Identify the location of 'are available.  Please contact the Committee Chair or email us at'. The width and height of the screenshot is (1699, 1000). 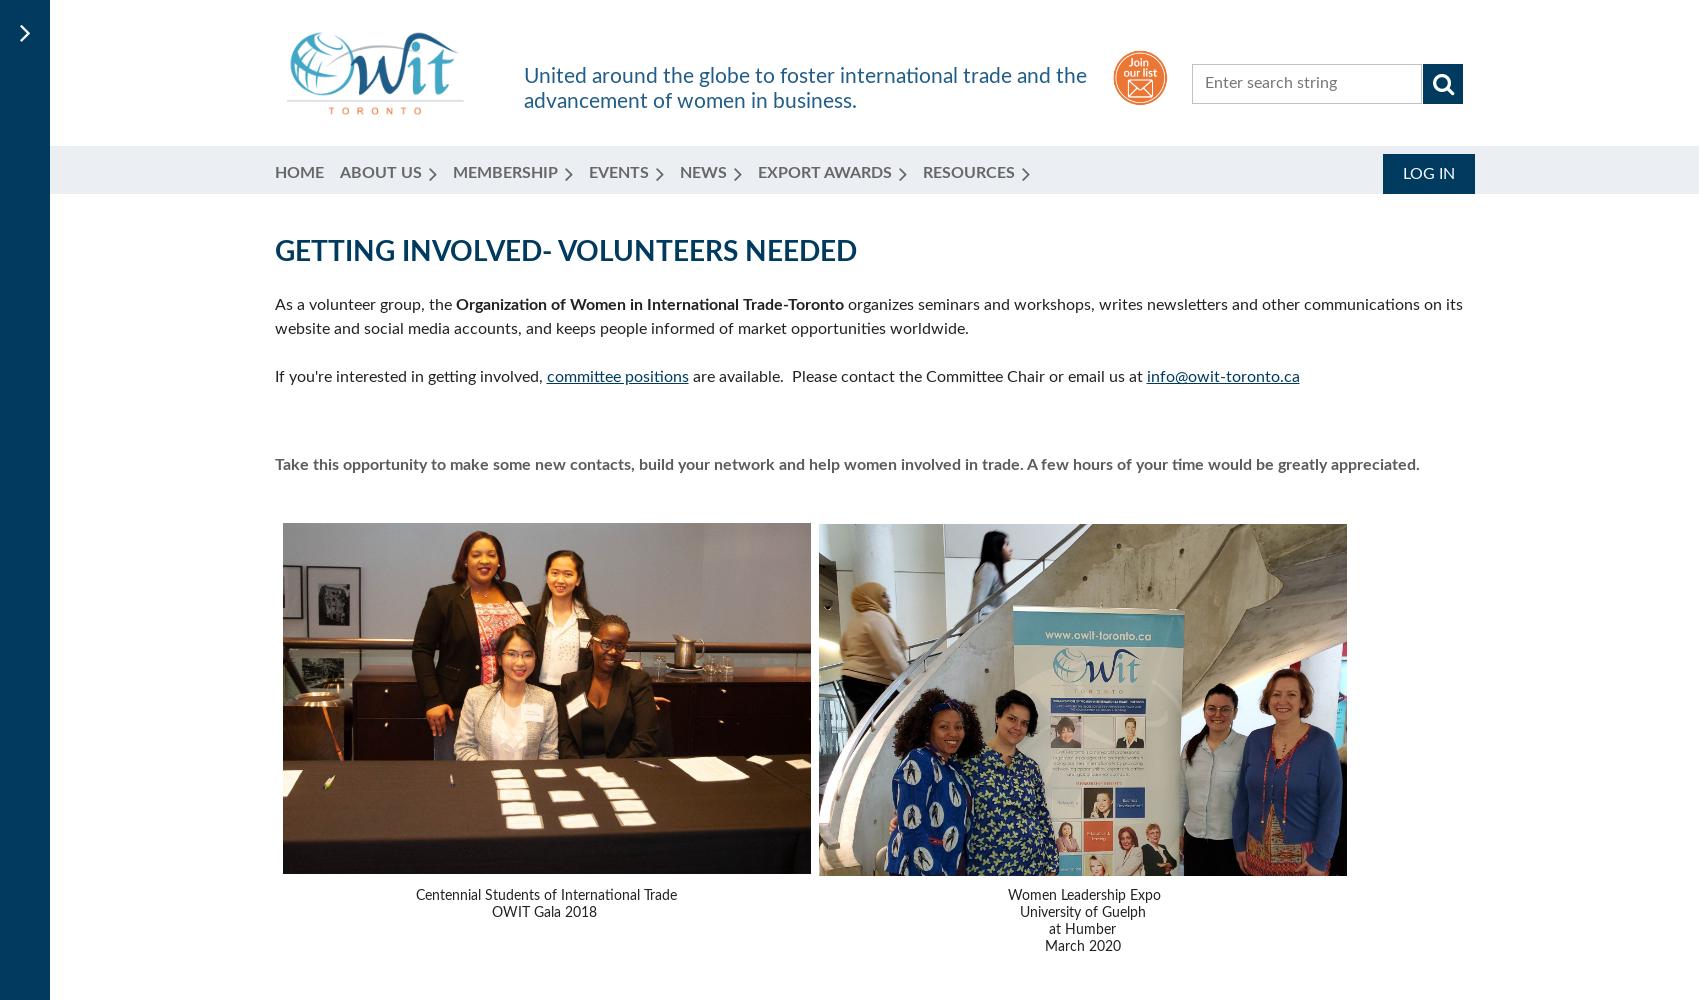
(915, 377).